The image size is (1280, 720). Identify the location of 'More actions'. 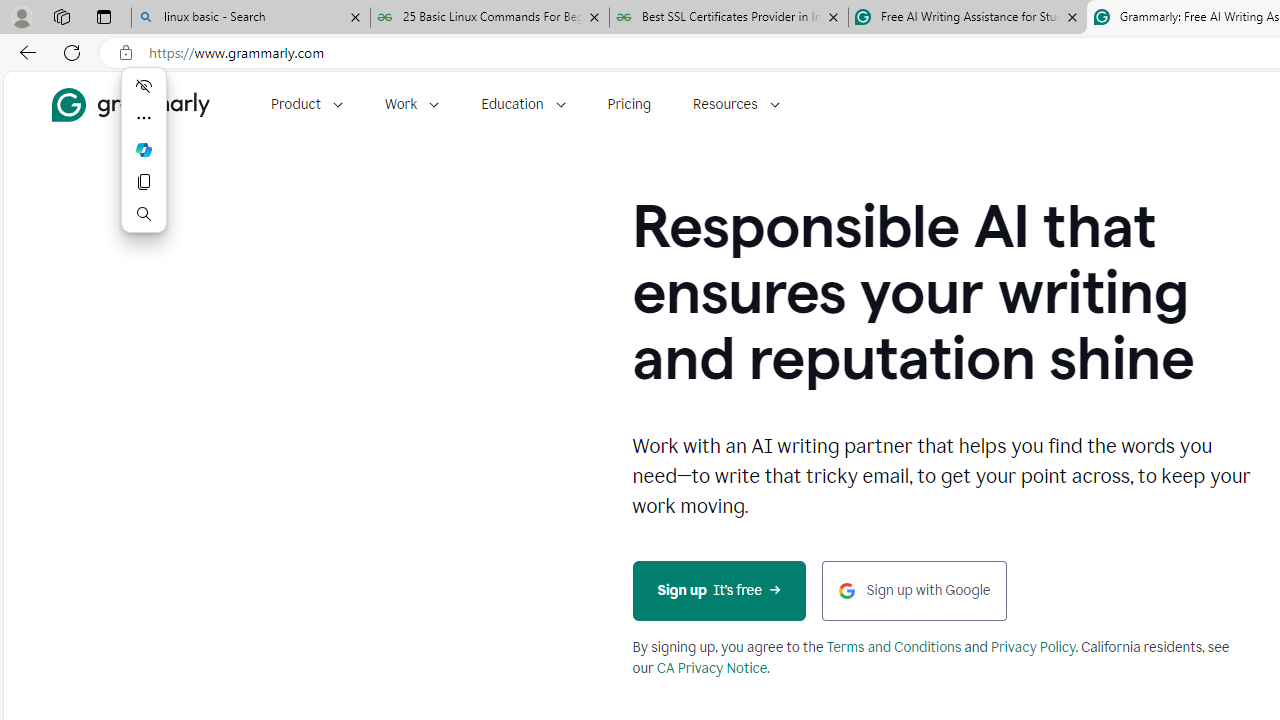
(143, 118).